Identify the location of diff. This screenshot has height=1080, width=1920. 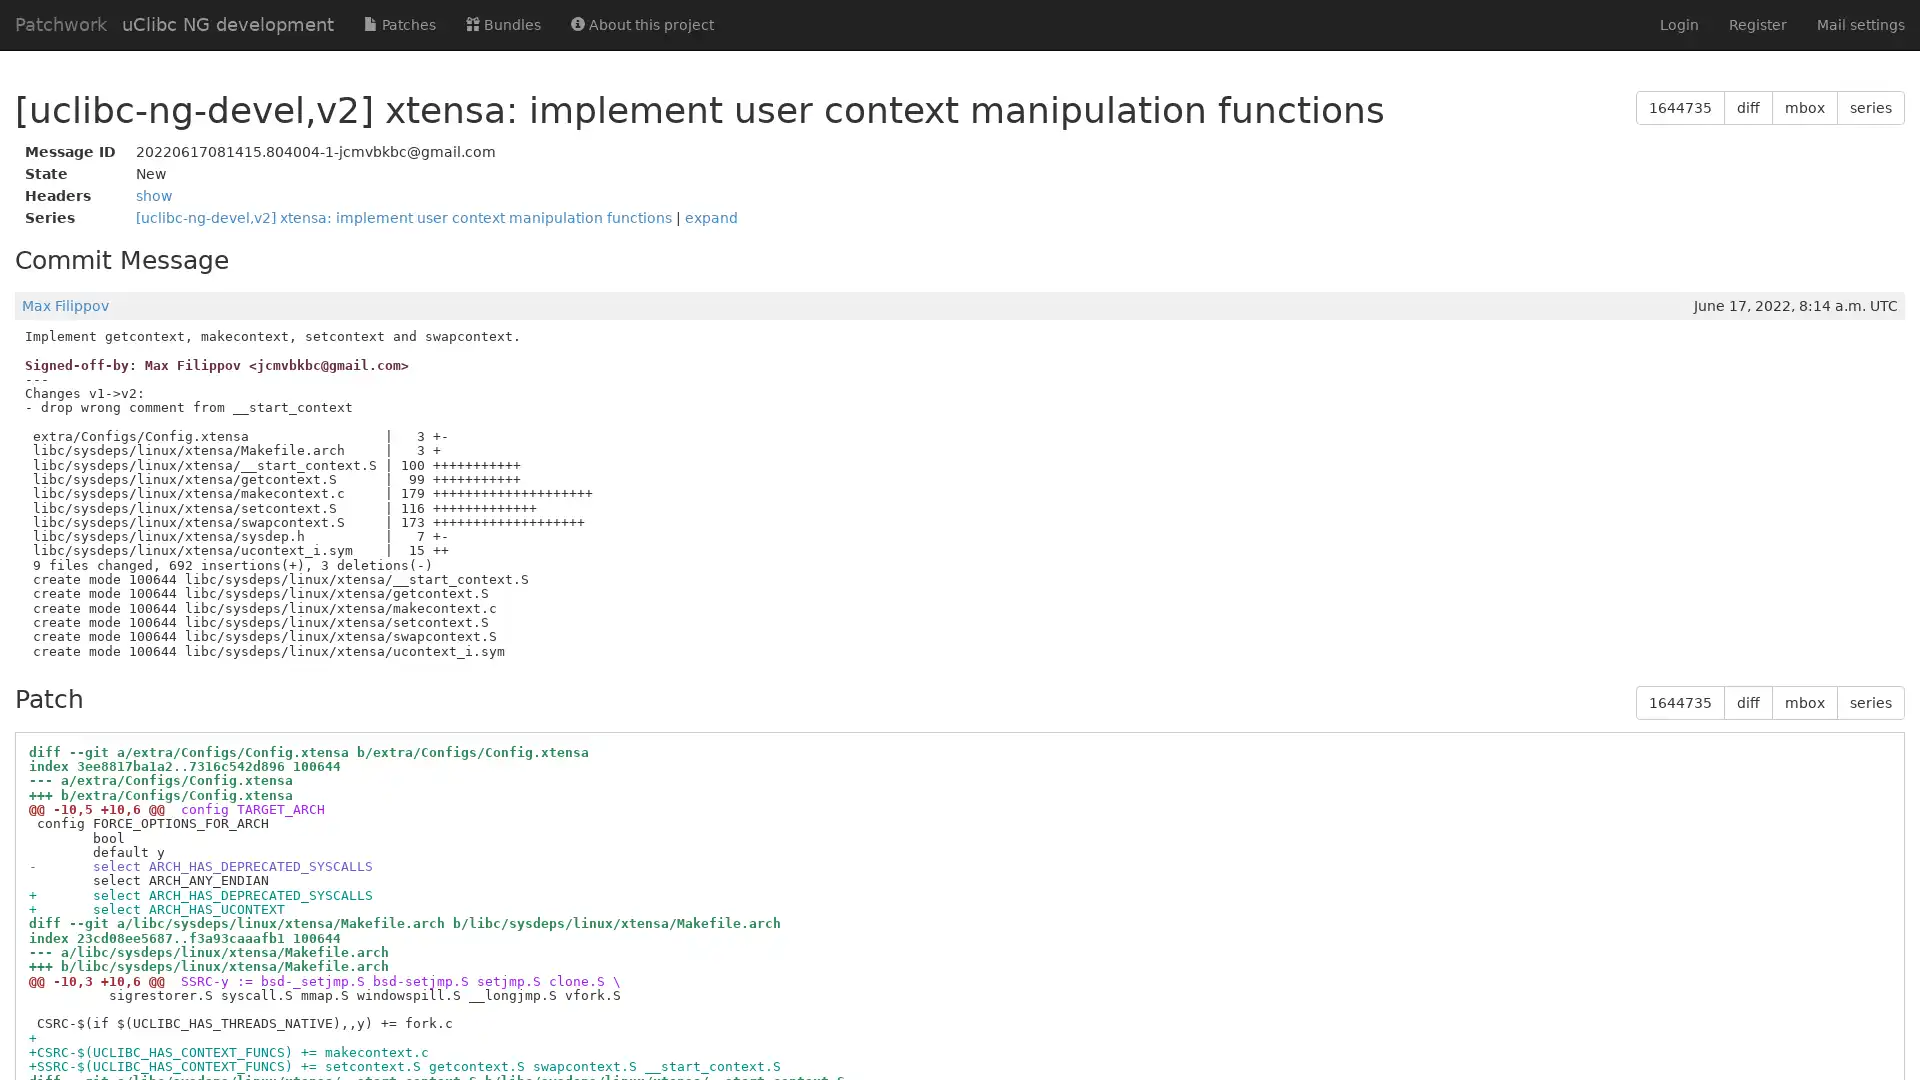
(1747, 701).